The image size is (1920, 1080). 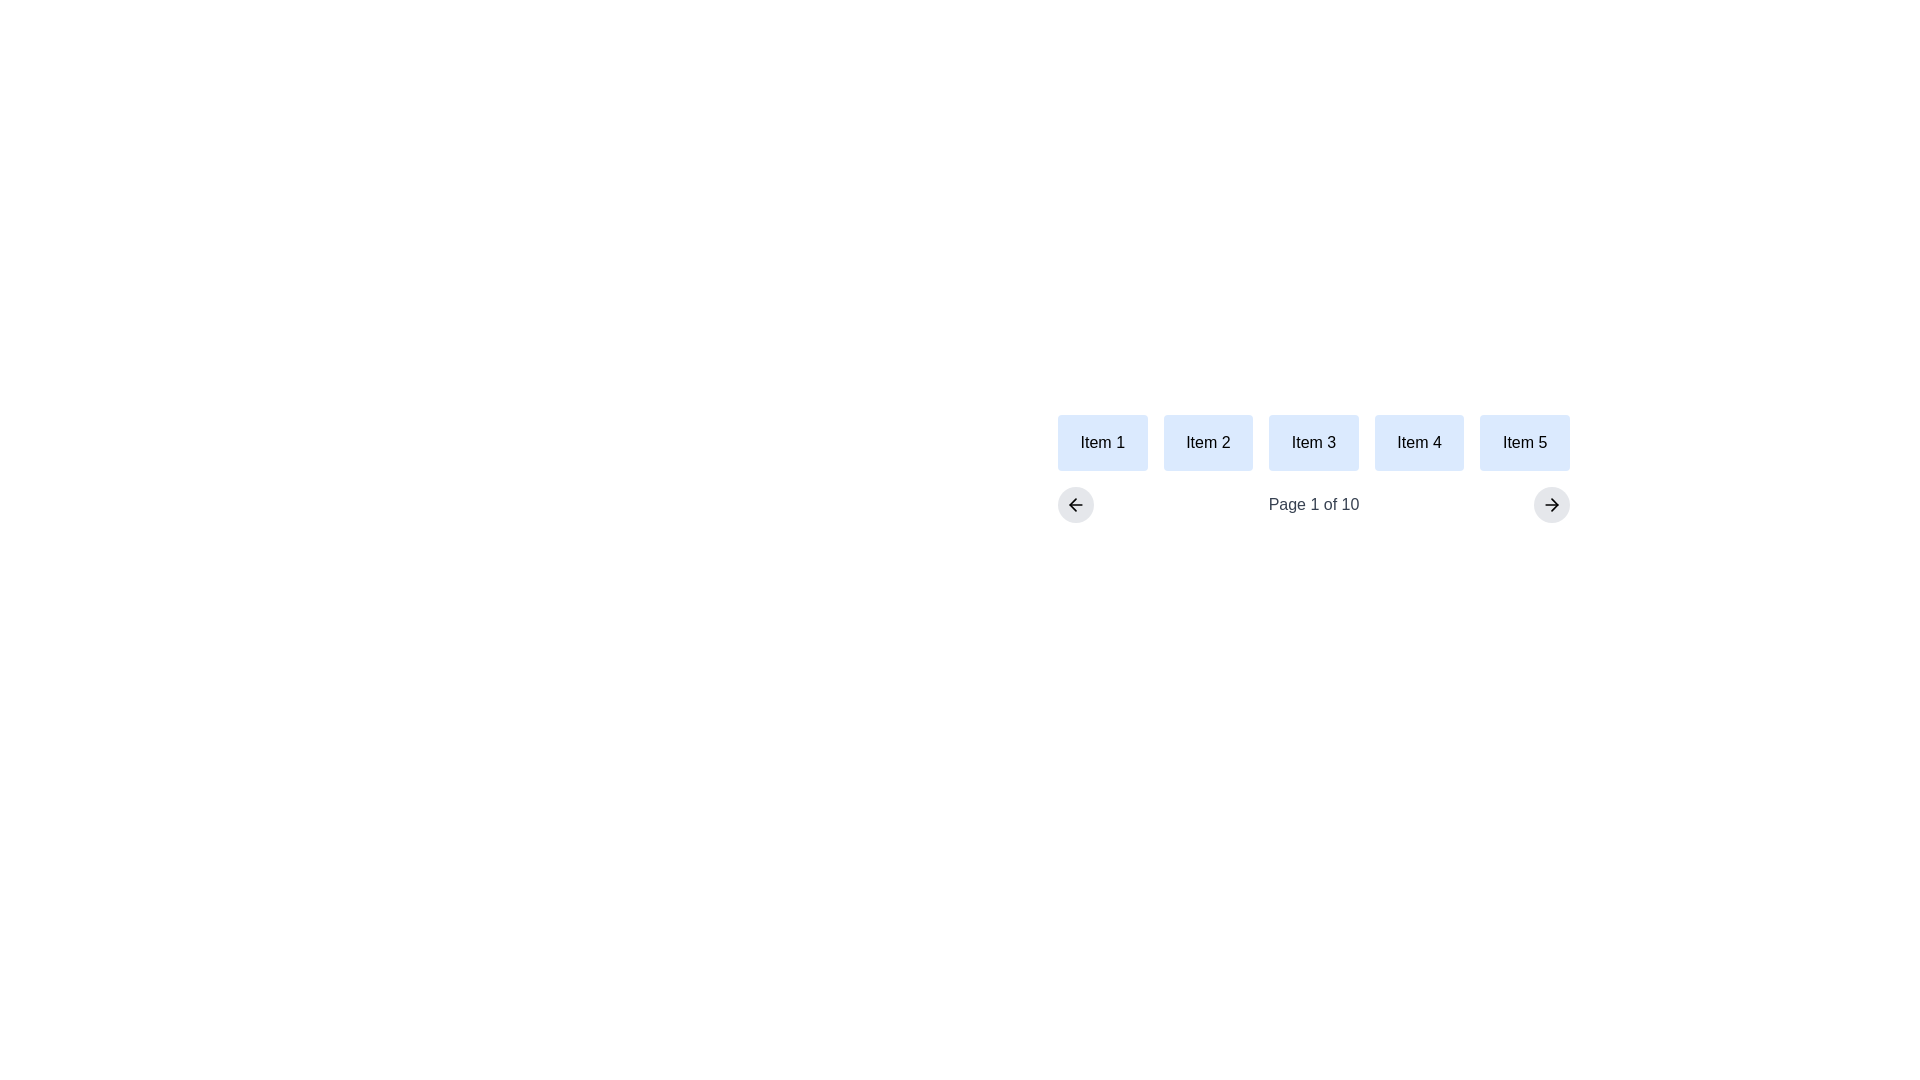 I want to click on the circular button with a leftward-pointing arrow icon located in the lower-left area of the pagination panel if it is enabled, so click(x=1074, y=504).